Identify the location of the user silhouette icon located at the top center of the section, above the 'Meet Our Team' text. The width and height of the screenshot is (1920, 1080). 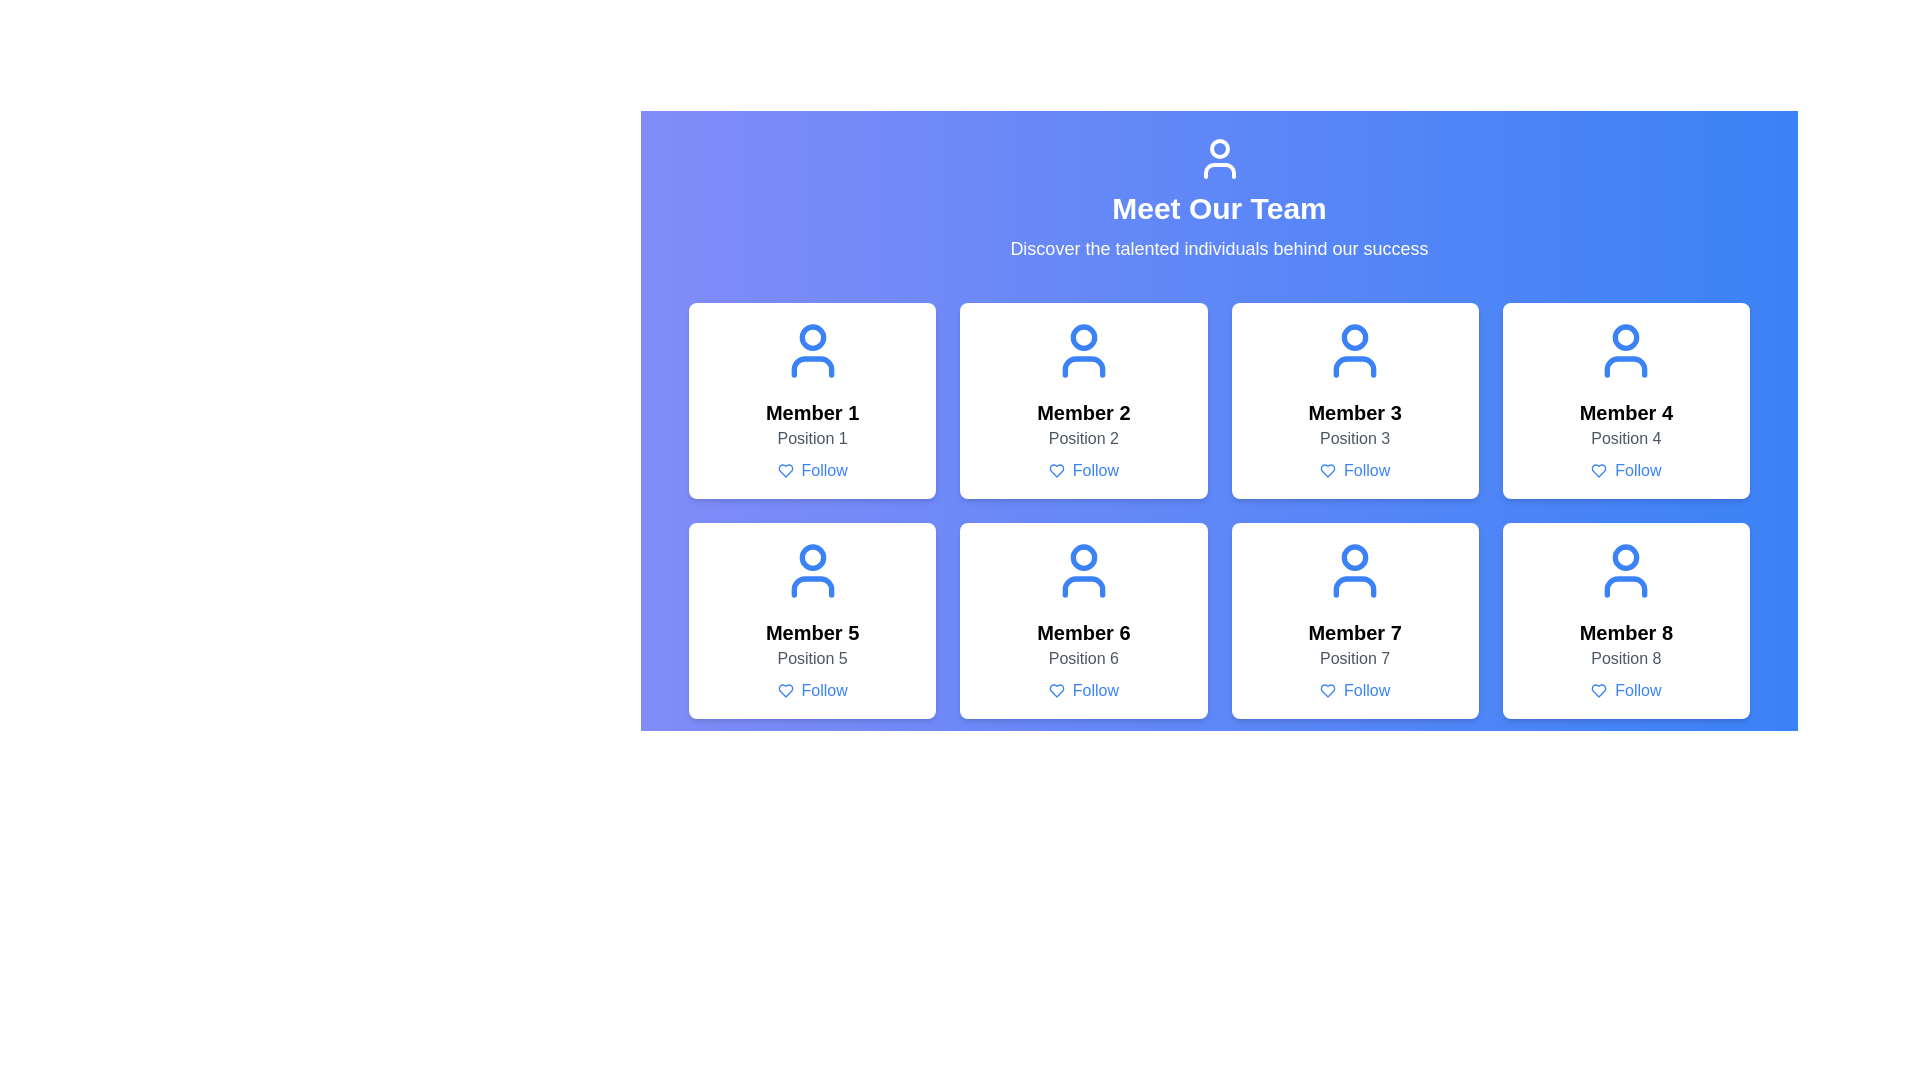
(1218, 157).